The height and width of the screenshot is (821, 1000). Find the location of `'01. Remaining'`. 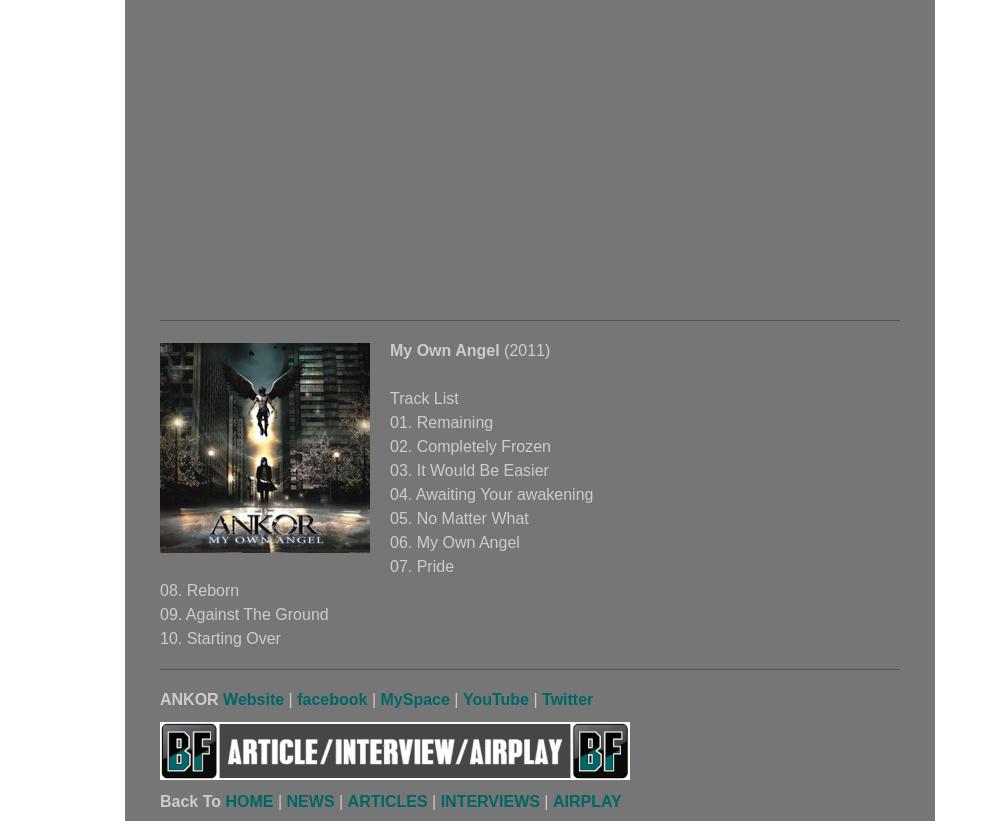

'01. Remaining' is located at coordinates (440, 422).